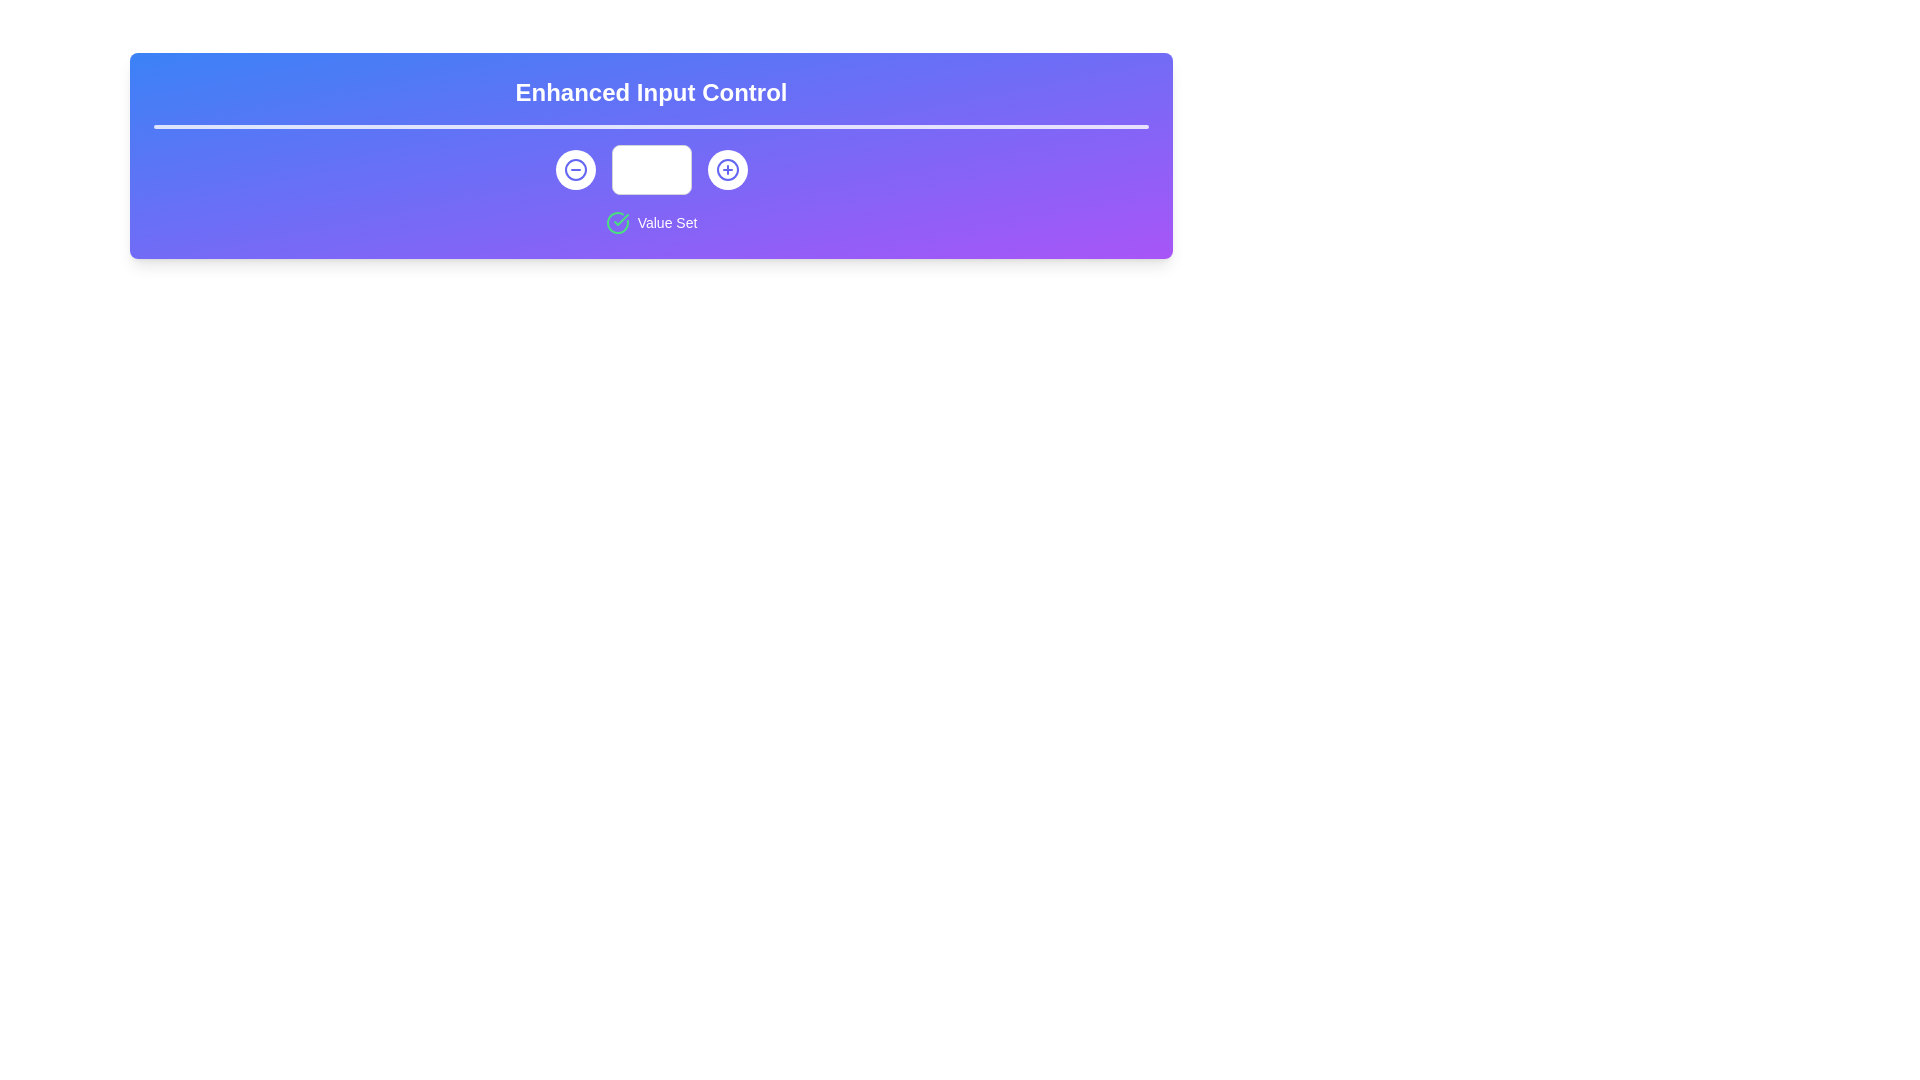 The width and height of the screenshot is (1920, 1080). I want to click on the Visual Divider located beneath the title text 'Enhanced Input Control', which is a thin, white bar with rounded edges positioned centrally above the control buttons and numeric input field, so click(651, 127).